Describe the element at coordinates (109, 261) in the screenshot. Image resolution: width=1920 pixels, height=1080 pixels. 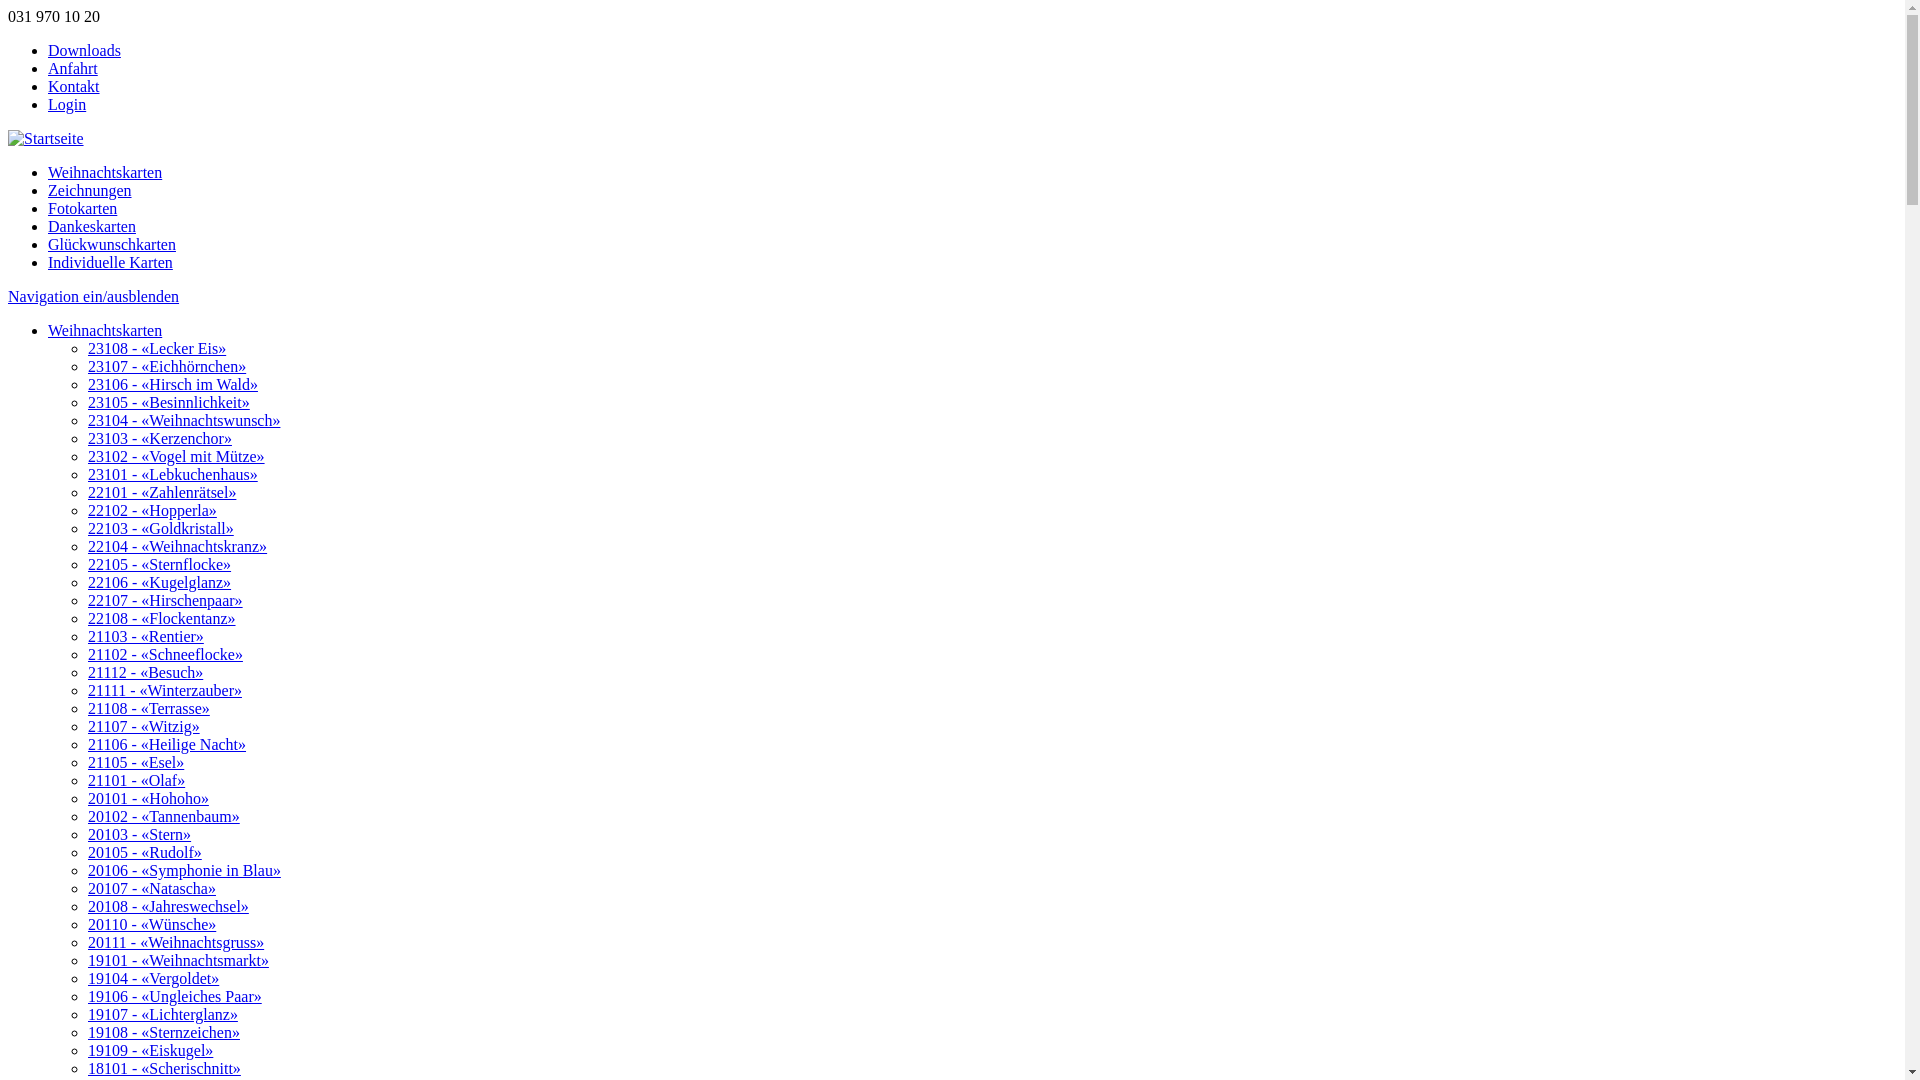
I see `'Individuelle Karten'` at that location.